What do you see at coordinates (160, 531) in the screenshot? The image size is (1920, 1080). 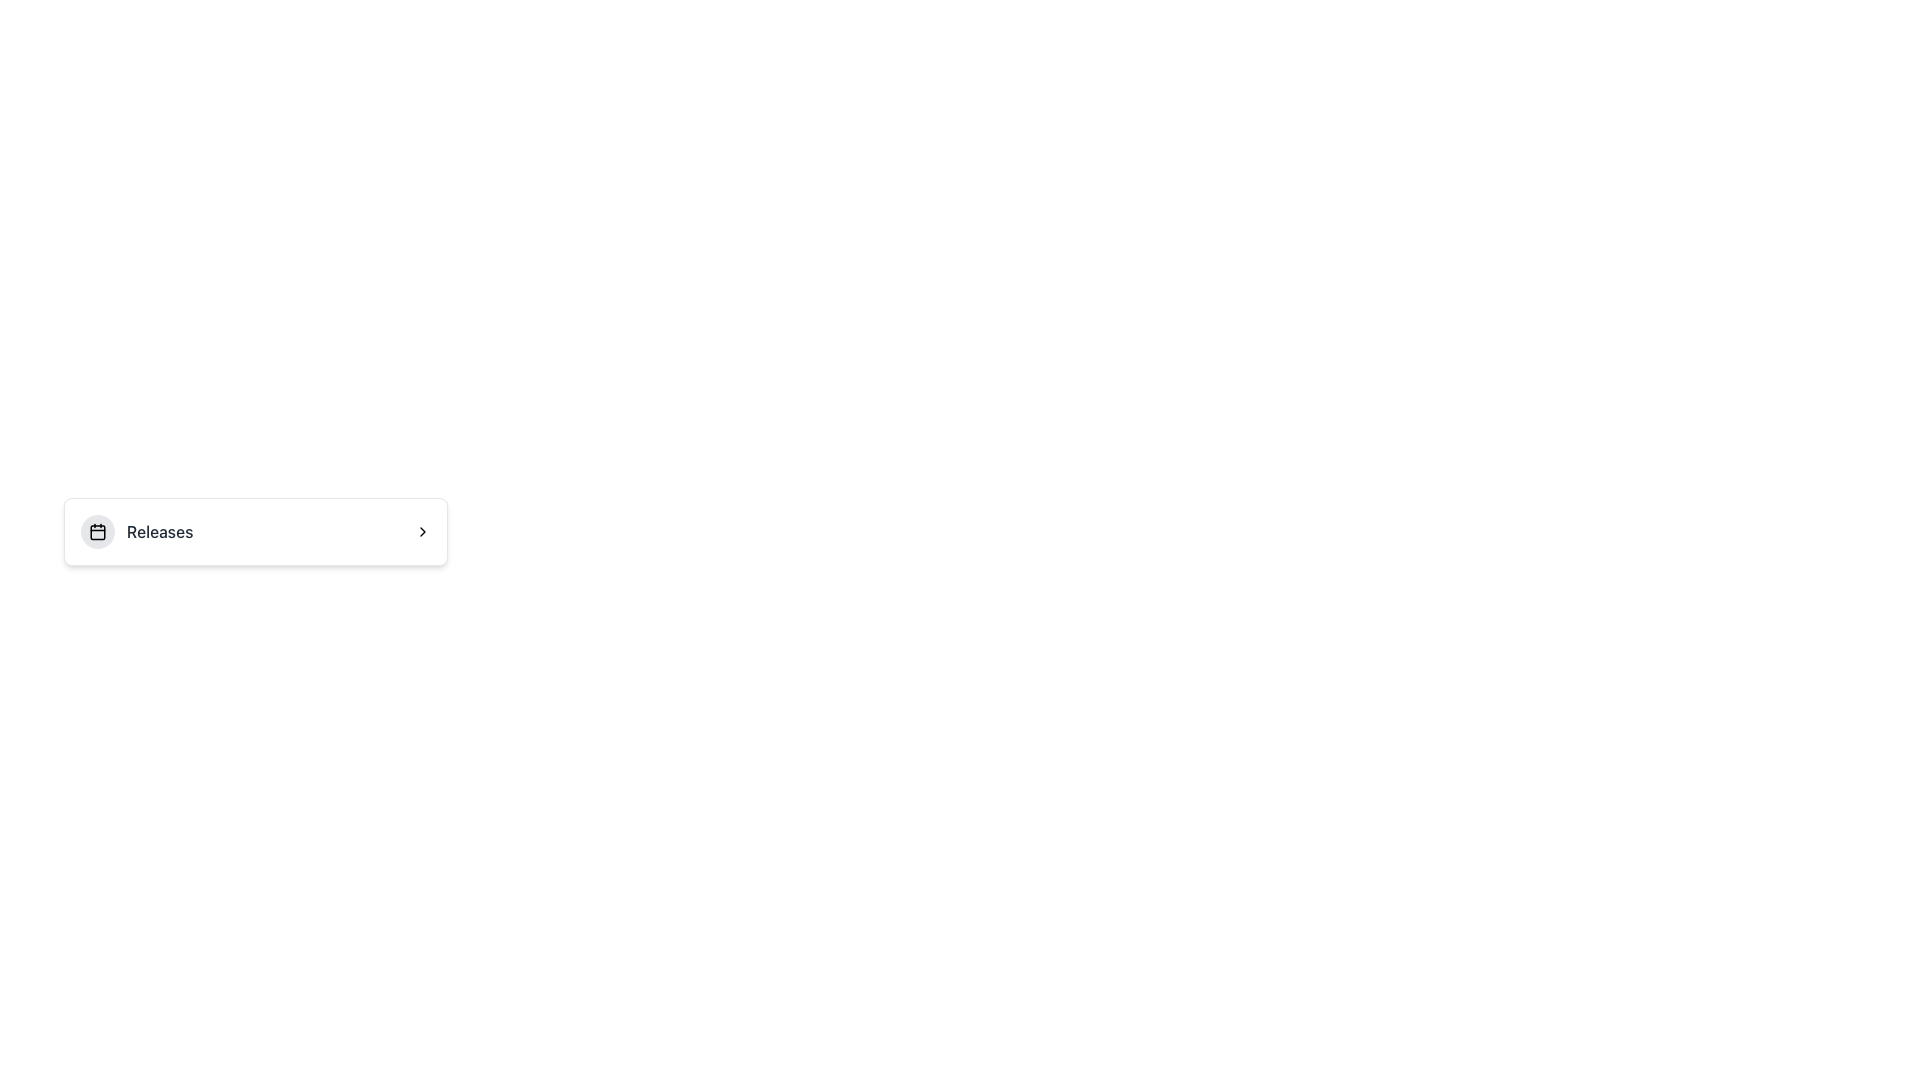 I see `textual label 'Releases' which is a gray-colored label with medium font weight, positioned to the right of a calendar icon in a horizontal list layout` at bounding box center [160, 531].